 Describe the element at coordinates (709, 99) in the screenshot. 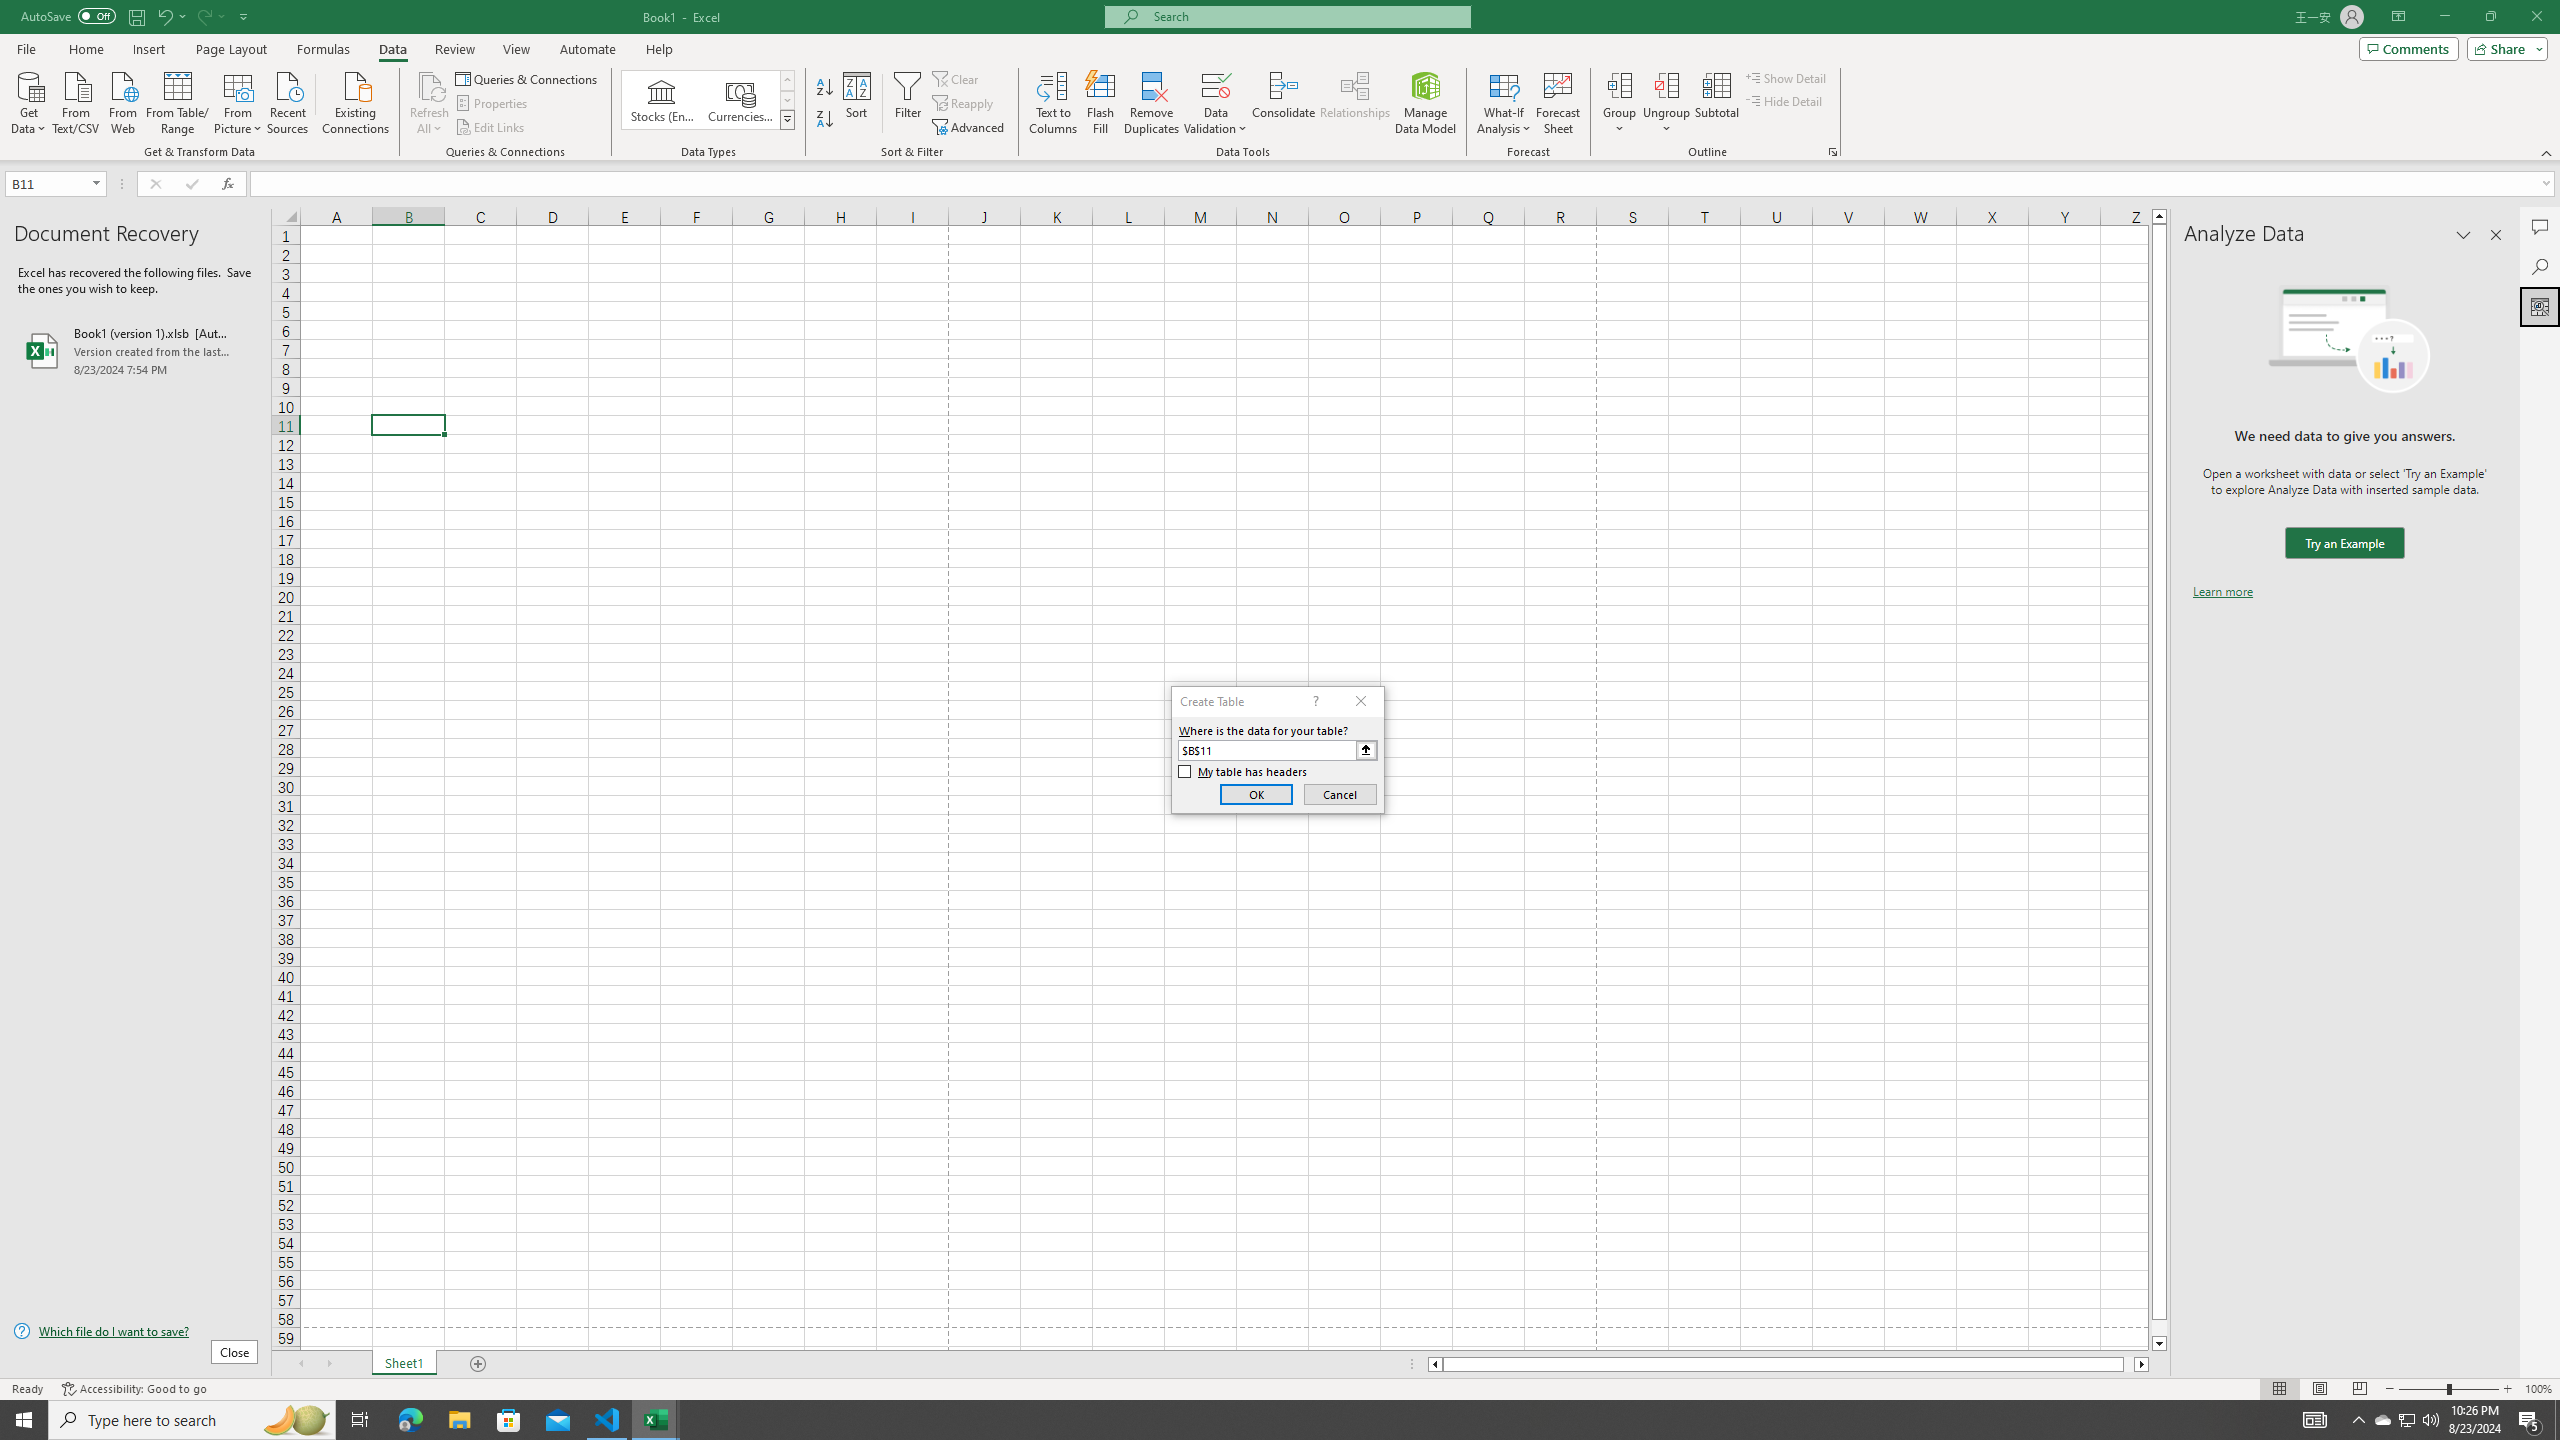

I see `'AutomationID: ConvertToLinkedEntity'` at that location.